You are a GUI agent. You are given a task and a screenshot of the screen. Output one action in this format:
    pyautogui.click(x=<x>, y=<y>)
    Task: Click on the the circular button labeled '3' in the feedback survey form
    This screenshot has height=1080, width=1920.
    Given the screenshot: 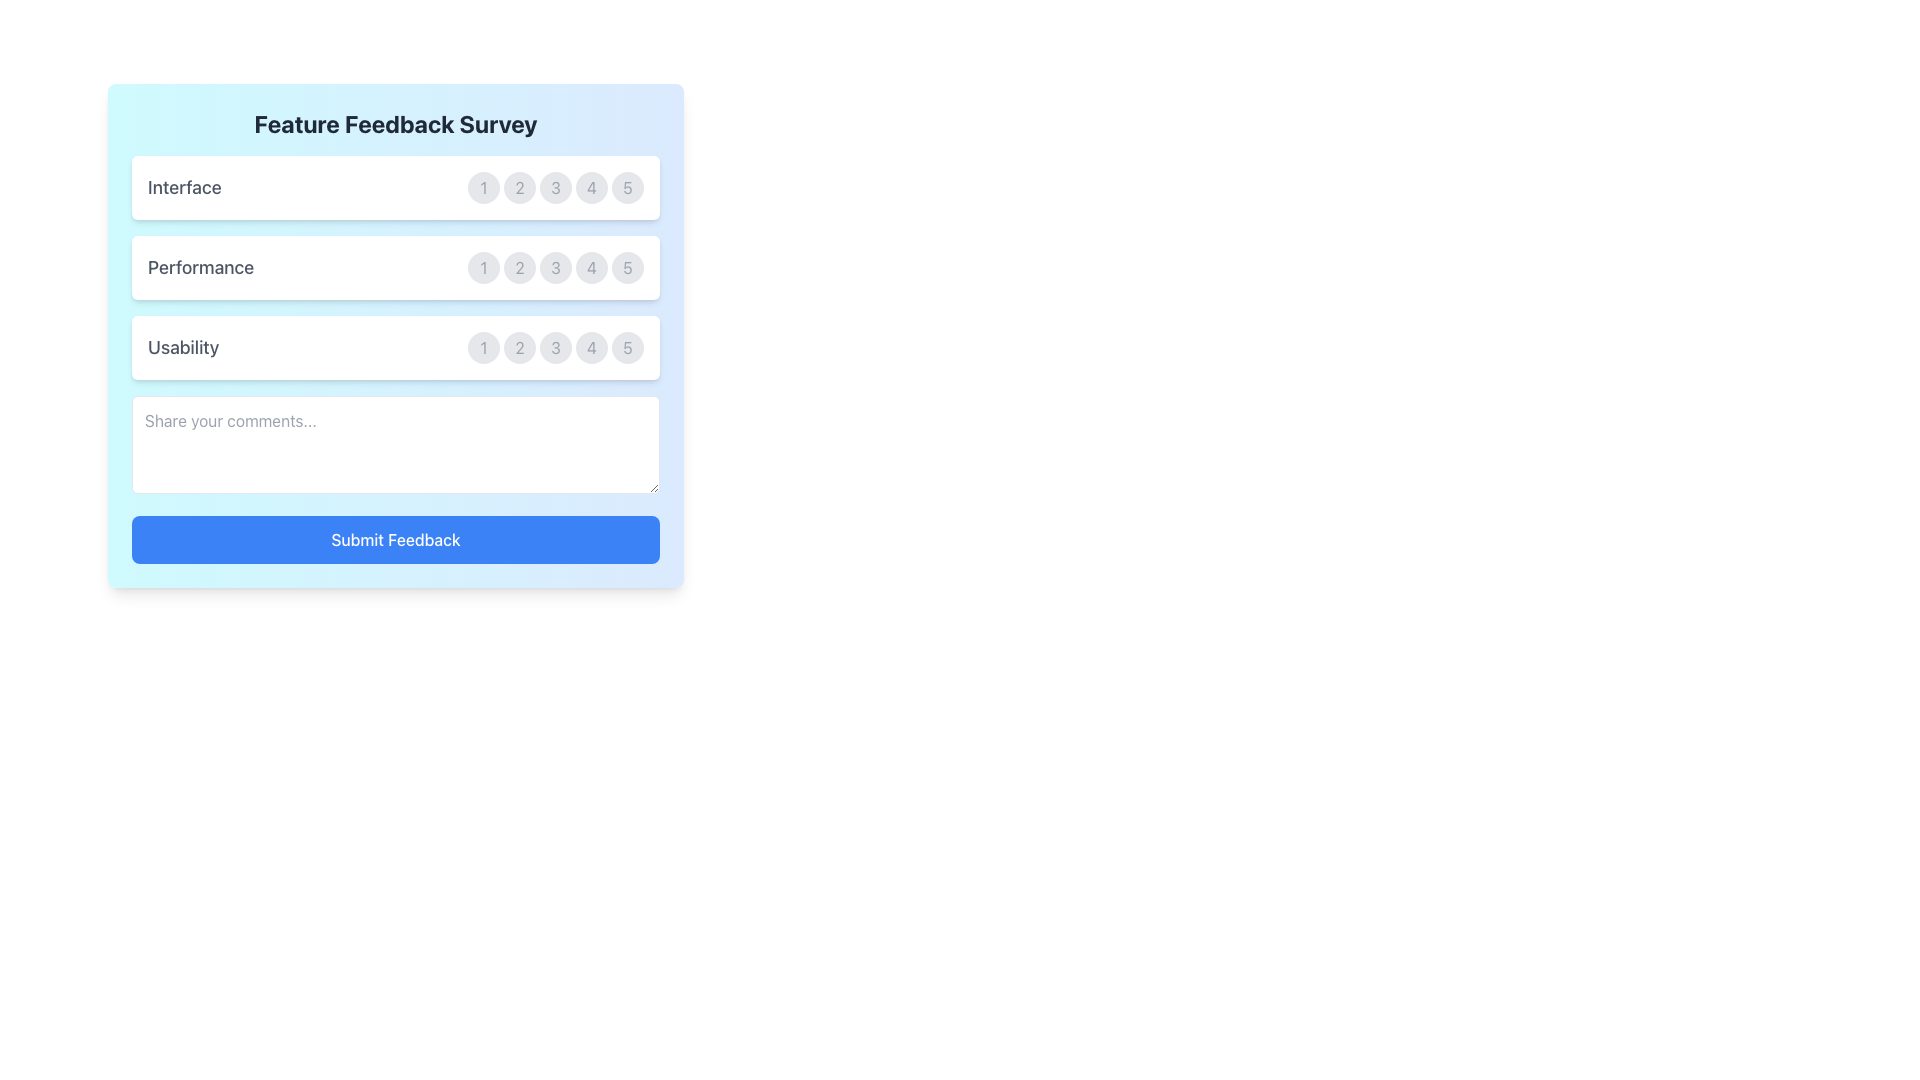 What is the action you would take?
    pyautogui.click(x=556, y=346)
    